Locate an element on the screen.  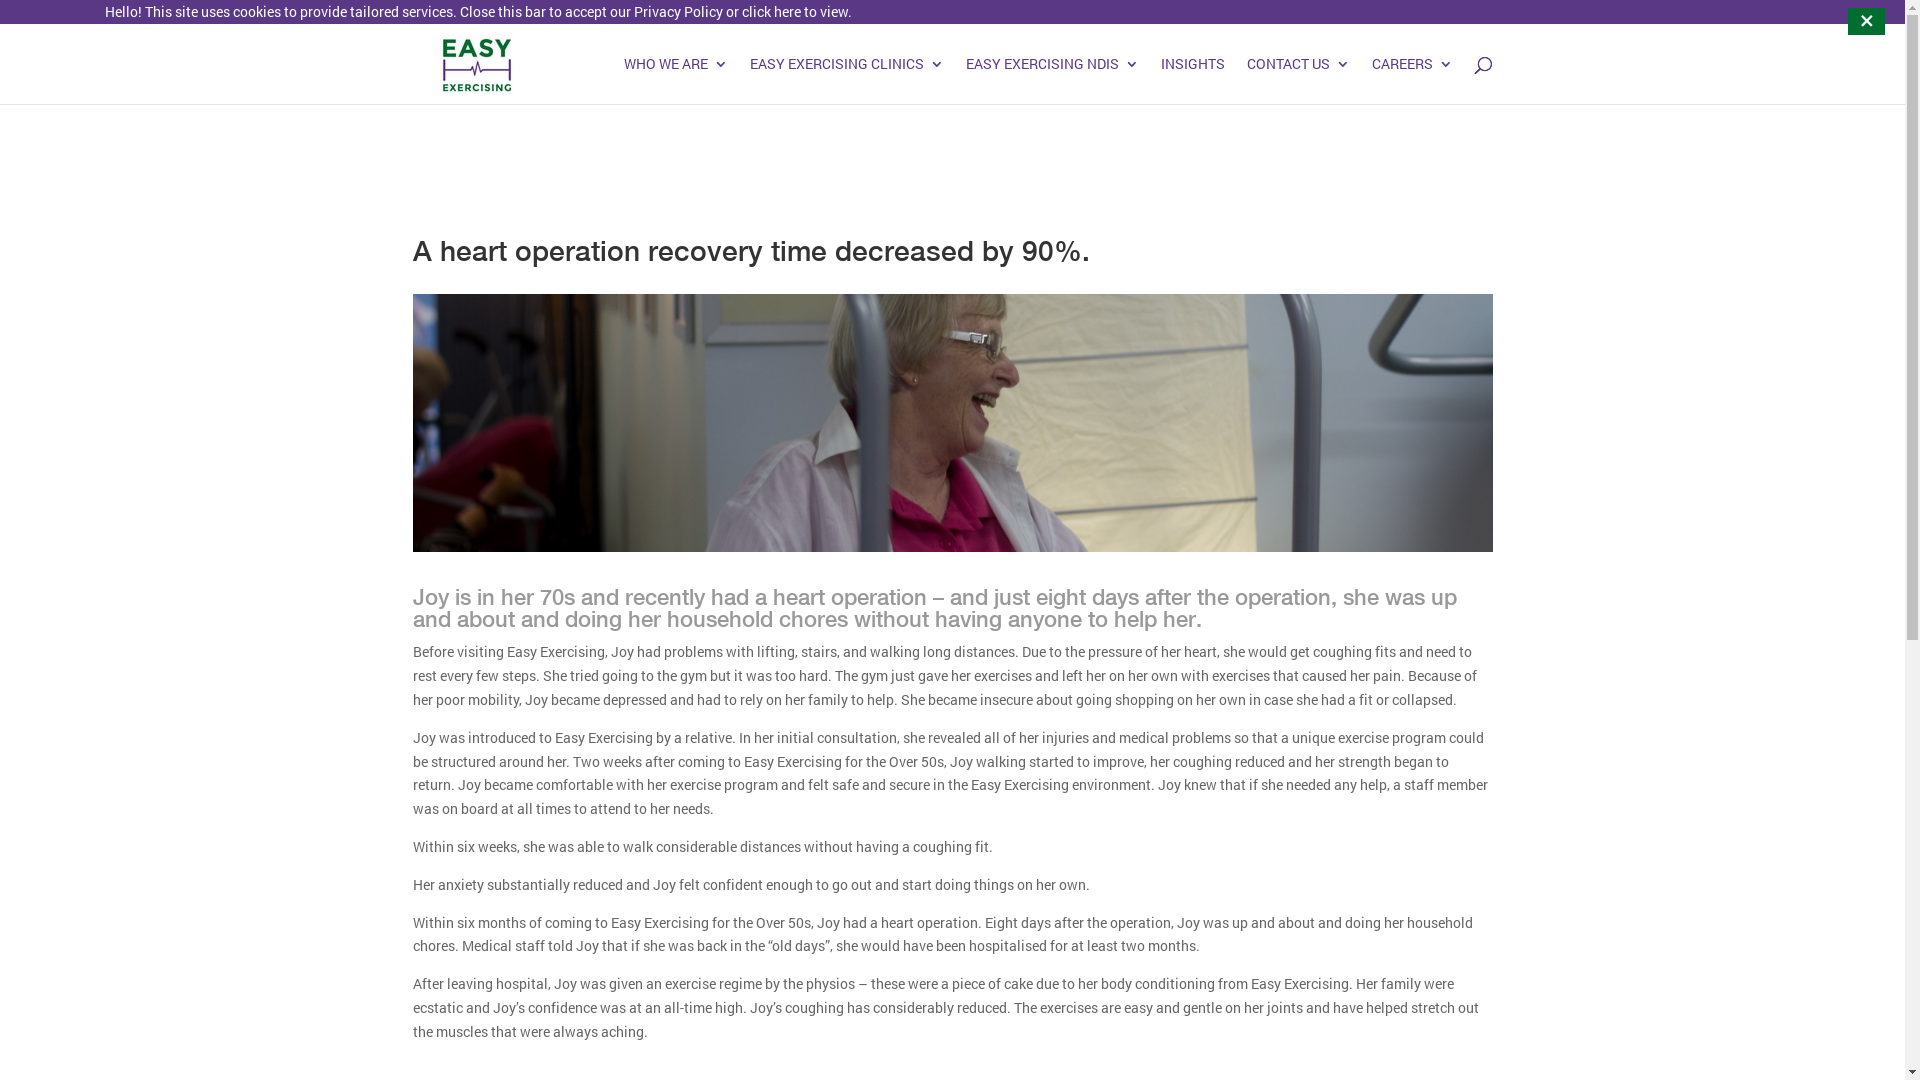
'CAREERS' is located at coordinates (1411, 79).